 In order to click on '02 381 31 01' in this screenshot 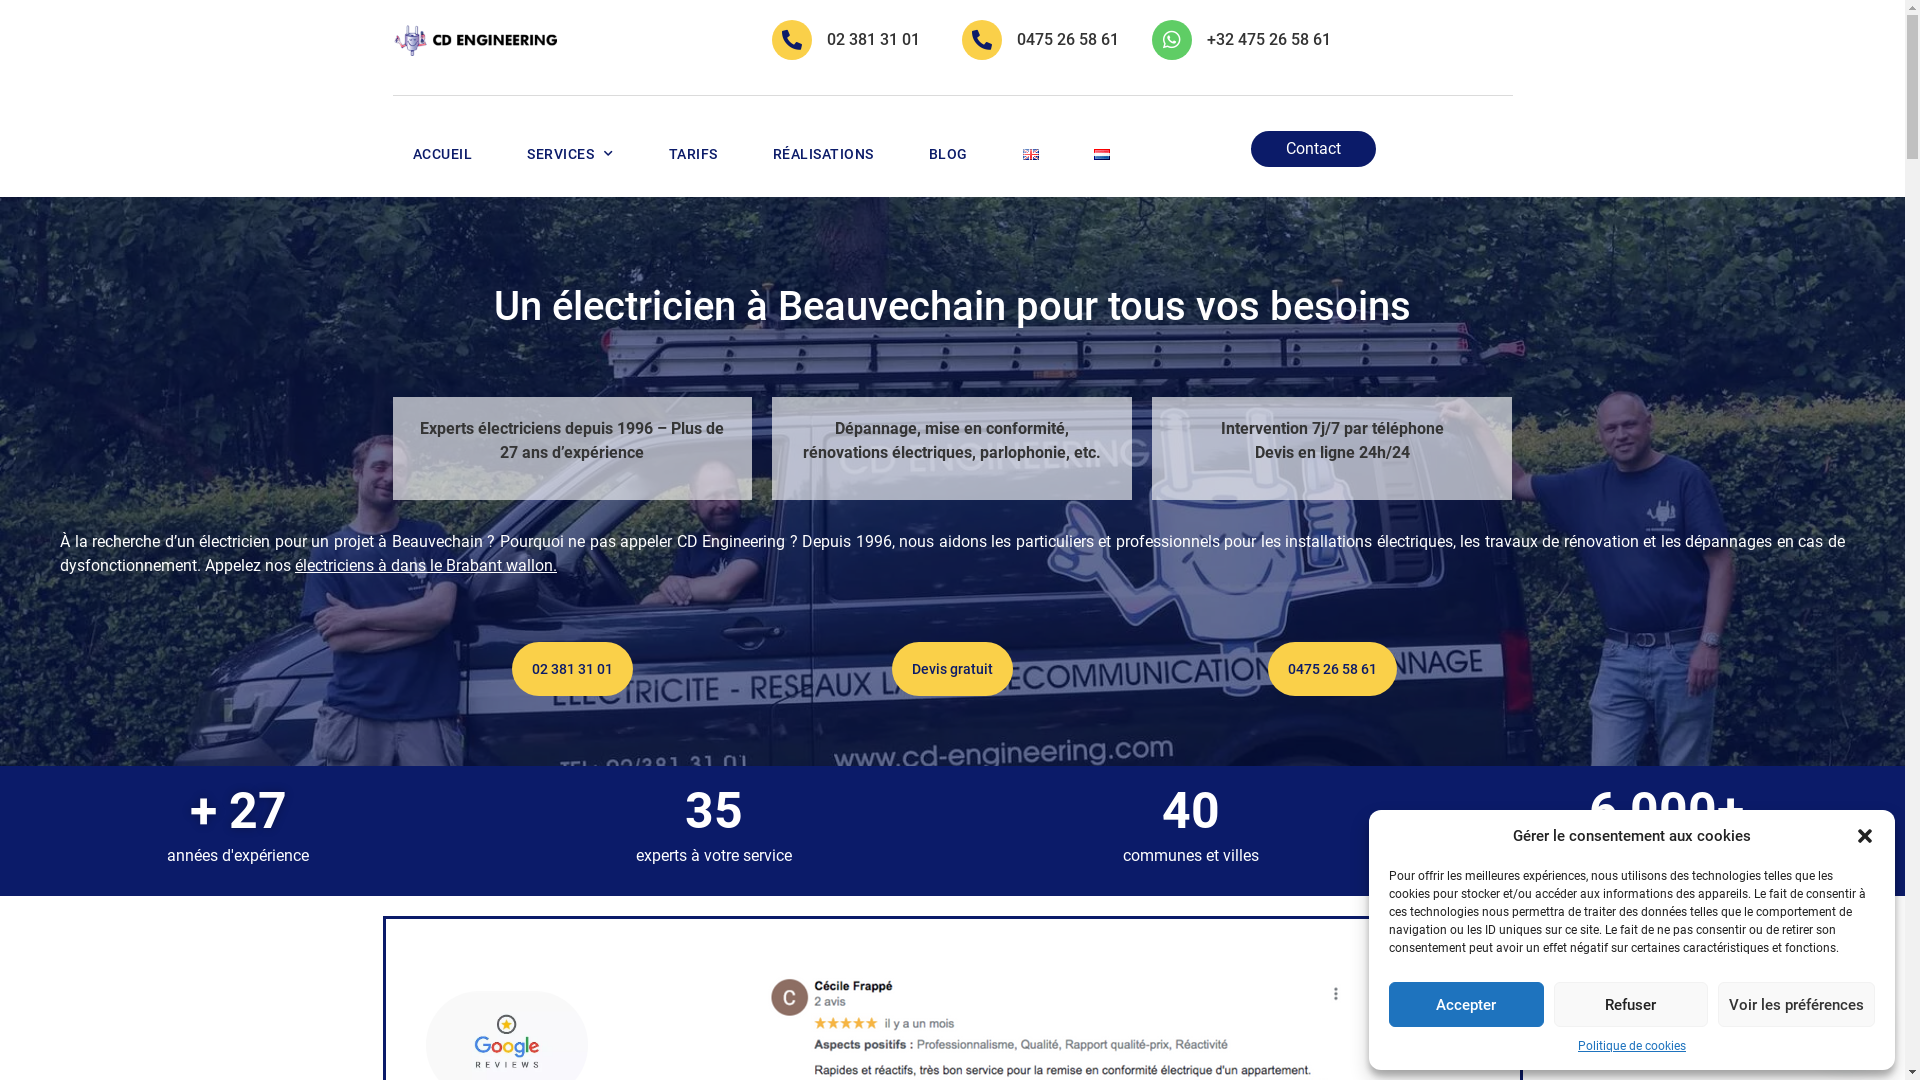, I will do `click(873, 39)`.